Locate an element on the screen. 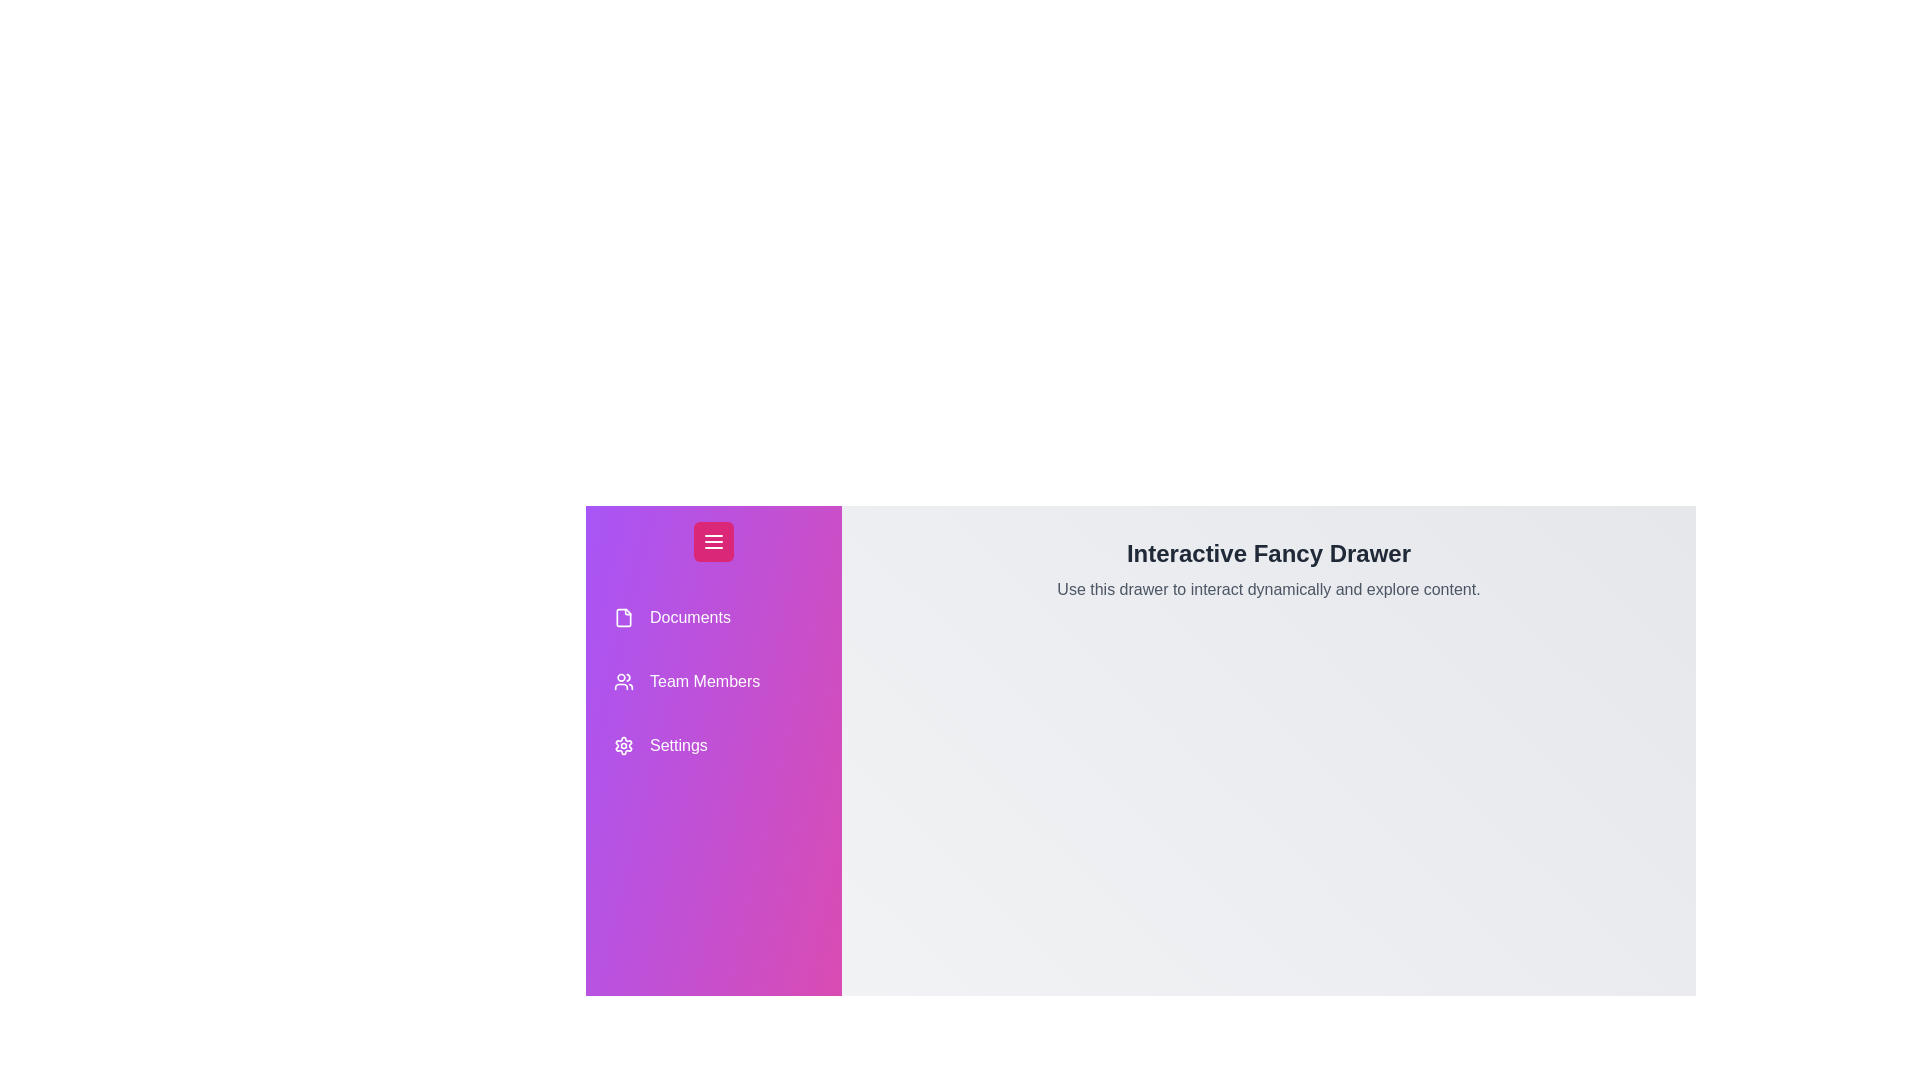  the drawer item labeled Documents to highlight it is located at coordinates (714, 616).